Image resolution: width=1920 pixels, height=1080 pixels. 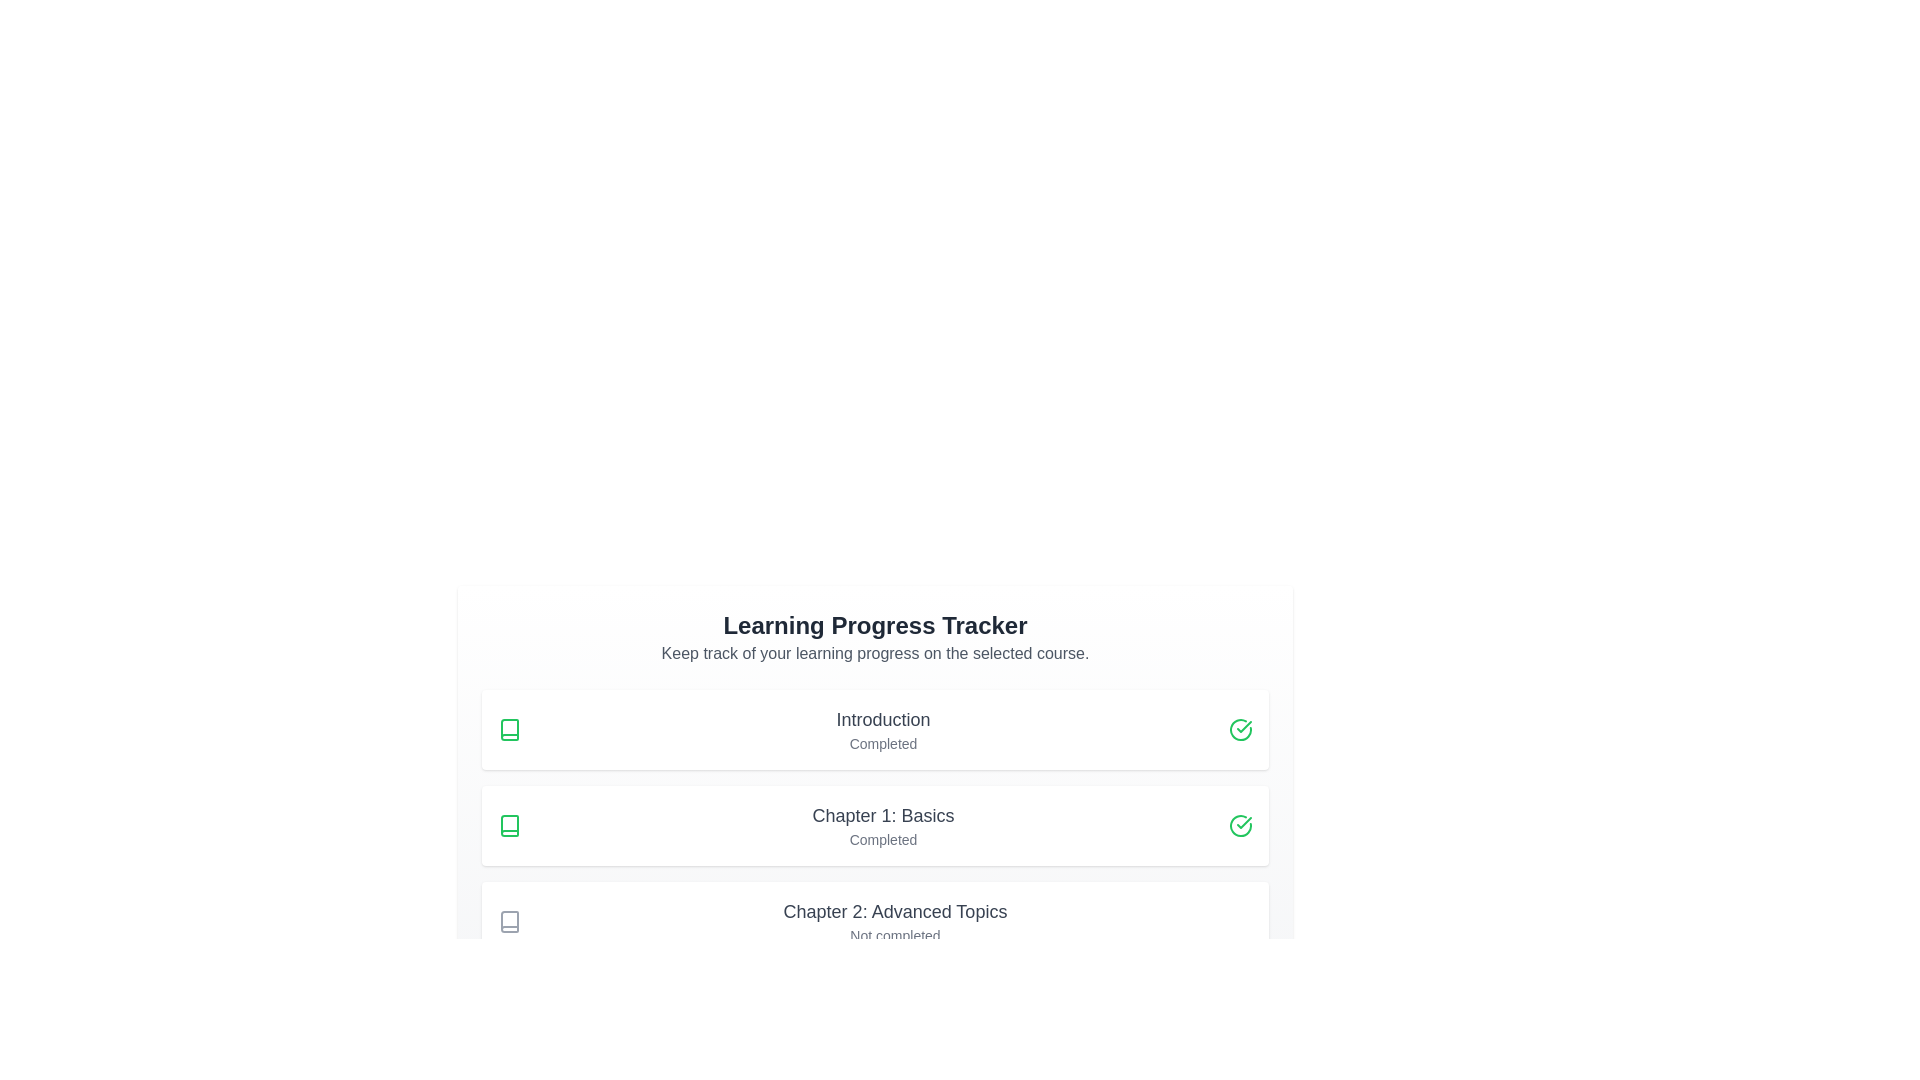 What do you see at coordinates (509, 729) in the screenshot?
I see `the 'Introduction' module icon in the 'Learning Progress Tracker' section, located at the top-left corner of the card, next to the 'Introduction Completed' text` at bounding box center [509, 729].